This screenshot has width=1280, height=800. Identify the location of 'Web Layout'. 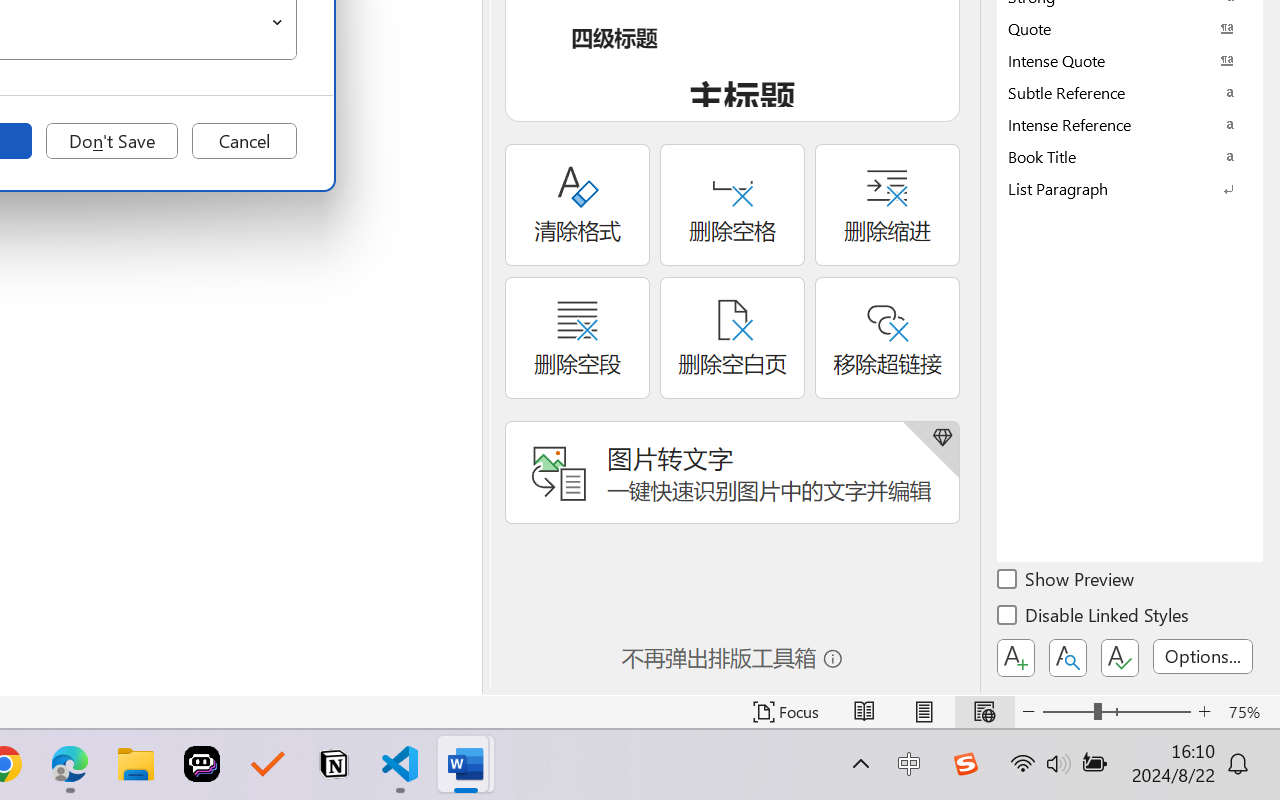
(984, 711).